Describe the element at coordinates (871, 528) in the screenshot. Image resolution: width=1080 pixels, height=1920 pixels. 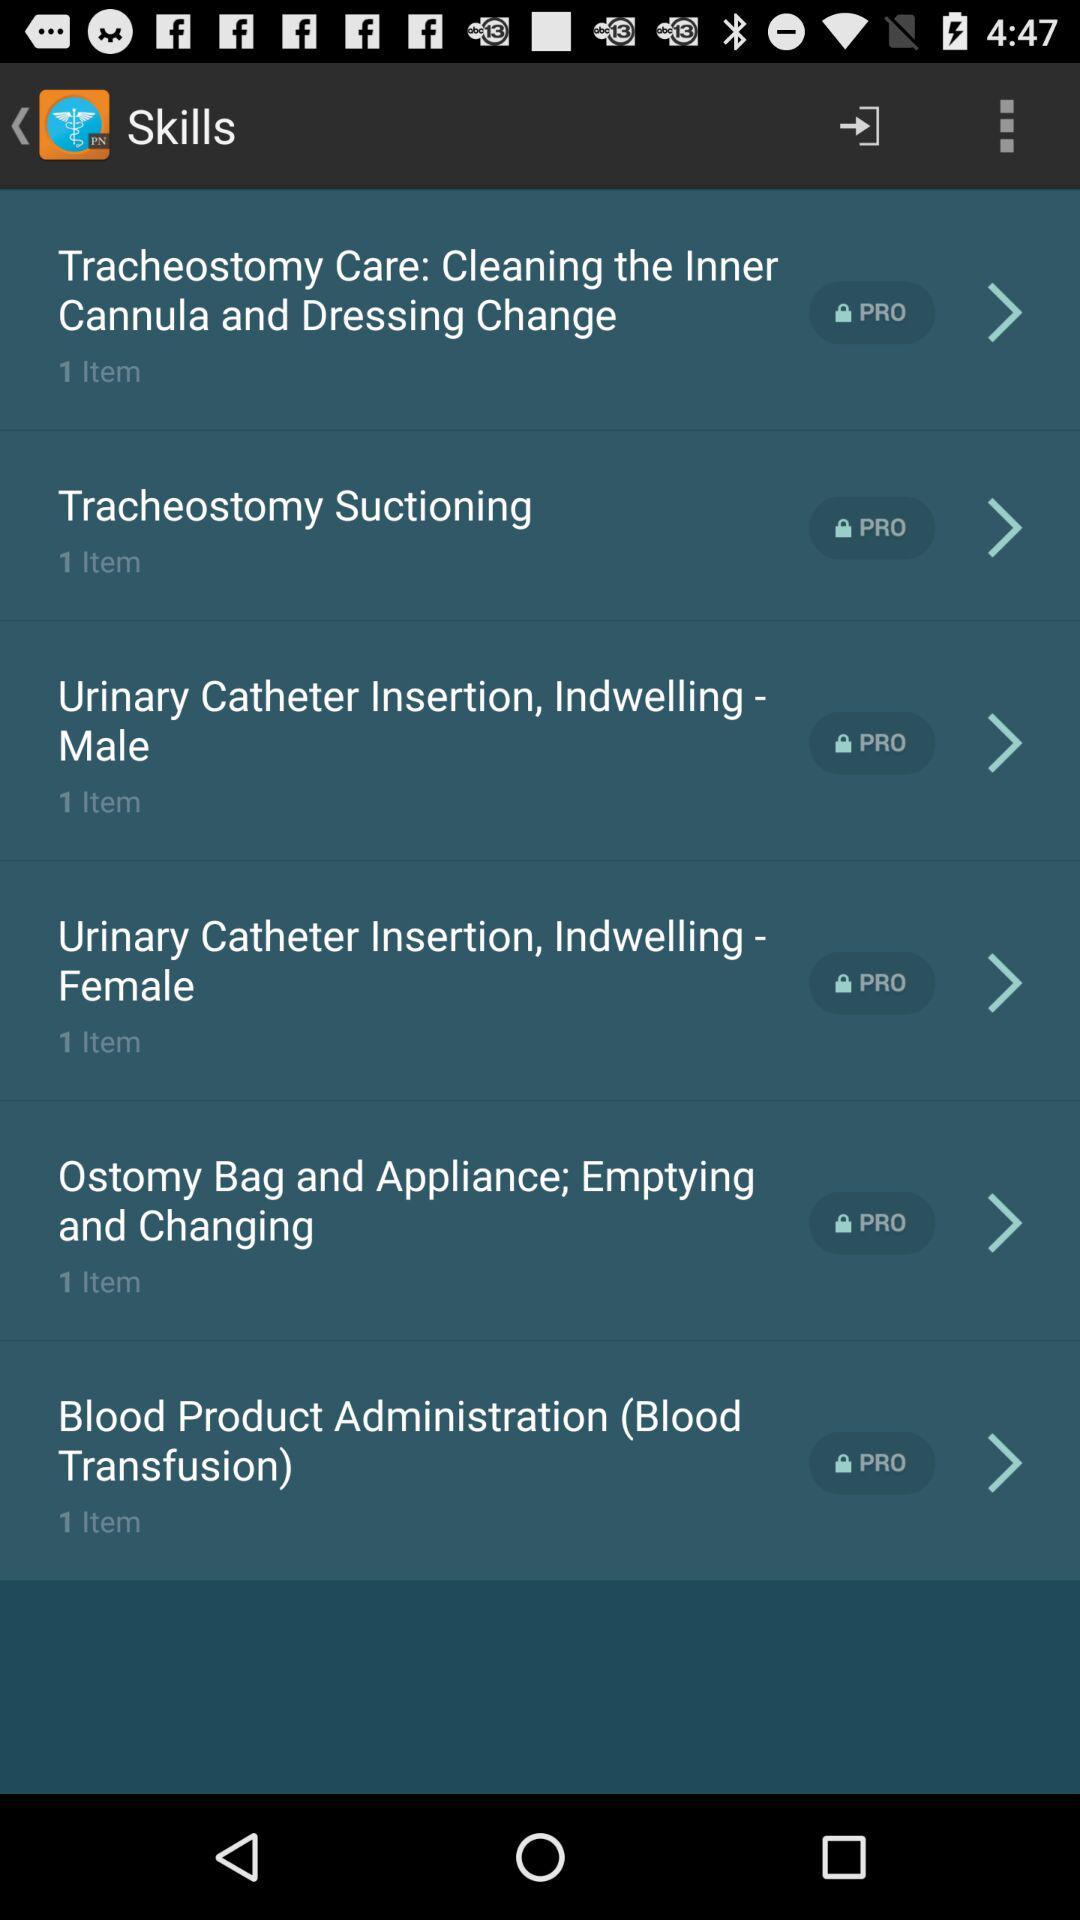
I see `locked pro options` at that location.